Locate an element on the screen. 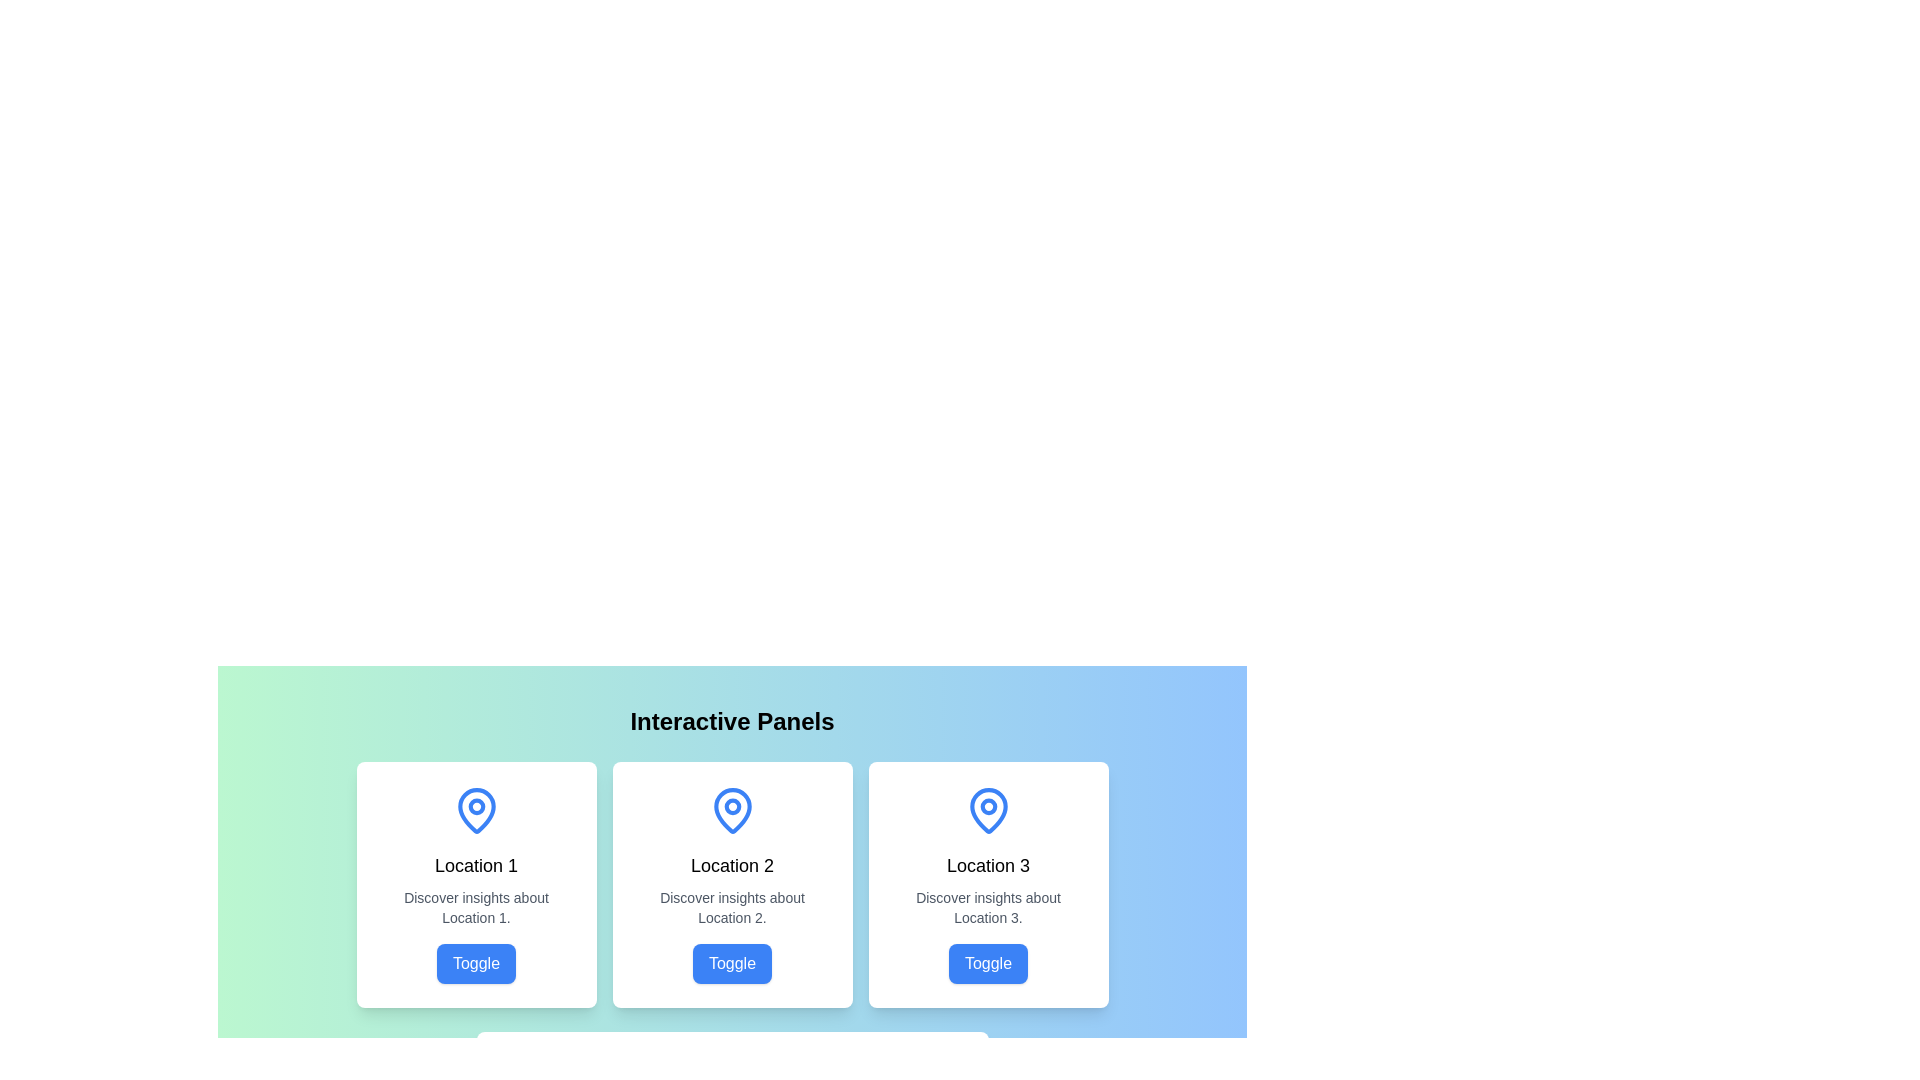 Image resolution: width=1920 pixels, height=1080 pixels. the 'Toggle' button with a blue background and white text located at the bottom-center of the 'Location 1' panel is located at coordinates (475, 963).